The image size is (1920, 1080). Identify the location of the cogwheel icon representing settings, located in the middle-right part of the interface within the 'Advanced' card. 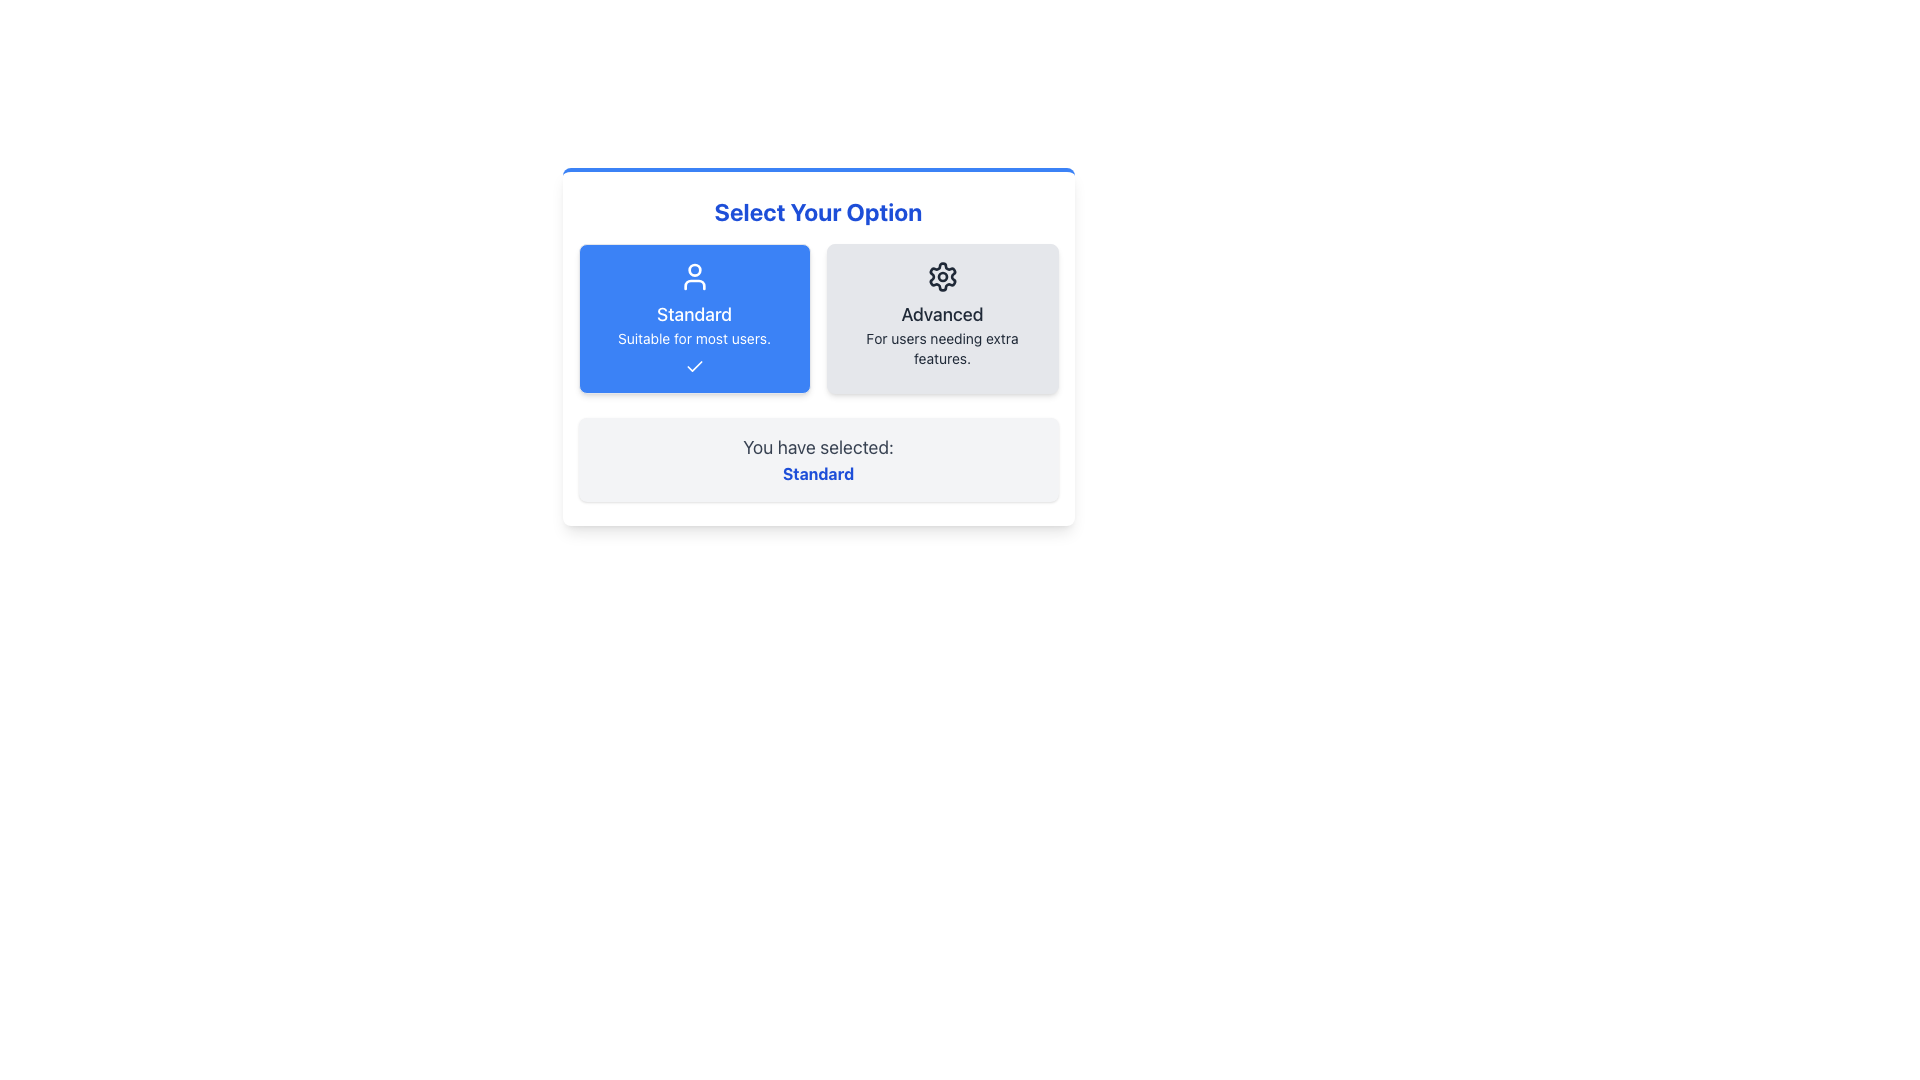
(941, 277).